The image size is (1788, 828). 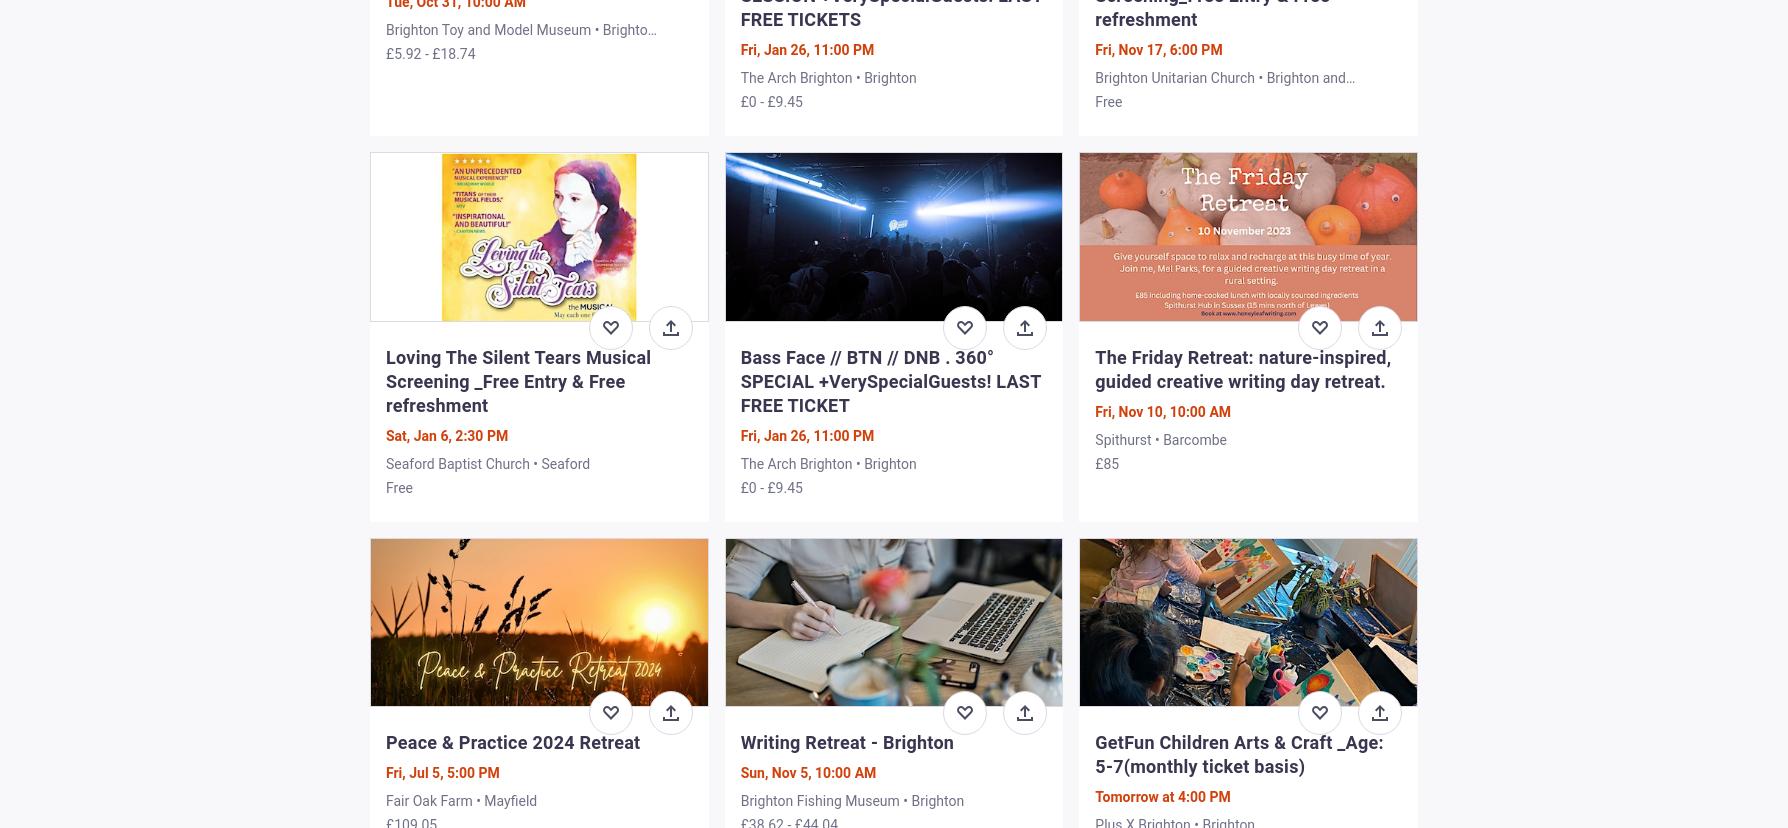 What do you see at coordinates (1242, 368) in the screenshot?
I see `'The Friday Retreat: nature-inspired, guided creative writing day retreat.'` at bounding box center [1242, 368].